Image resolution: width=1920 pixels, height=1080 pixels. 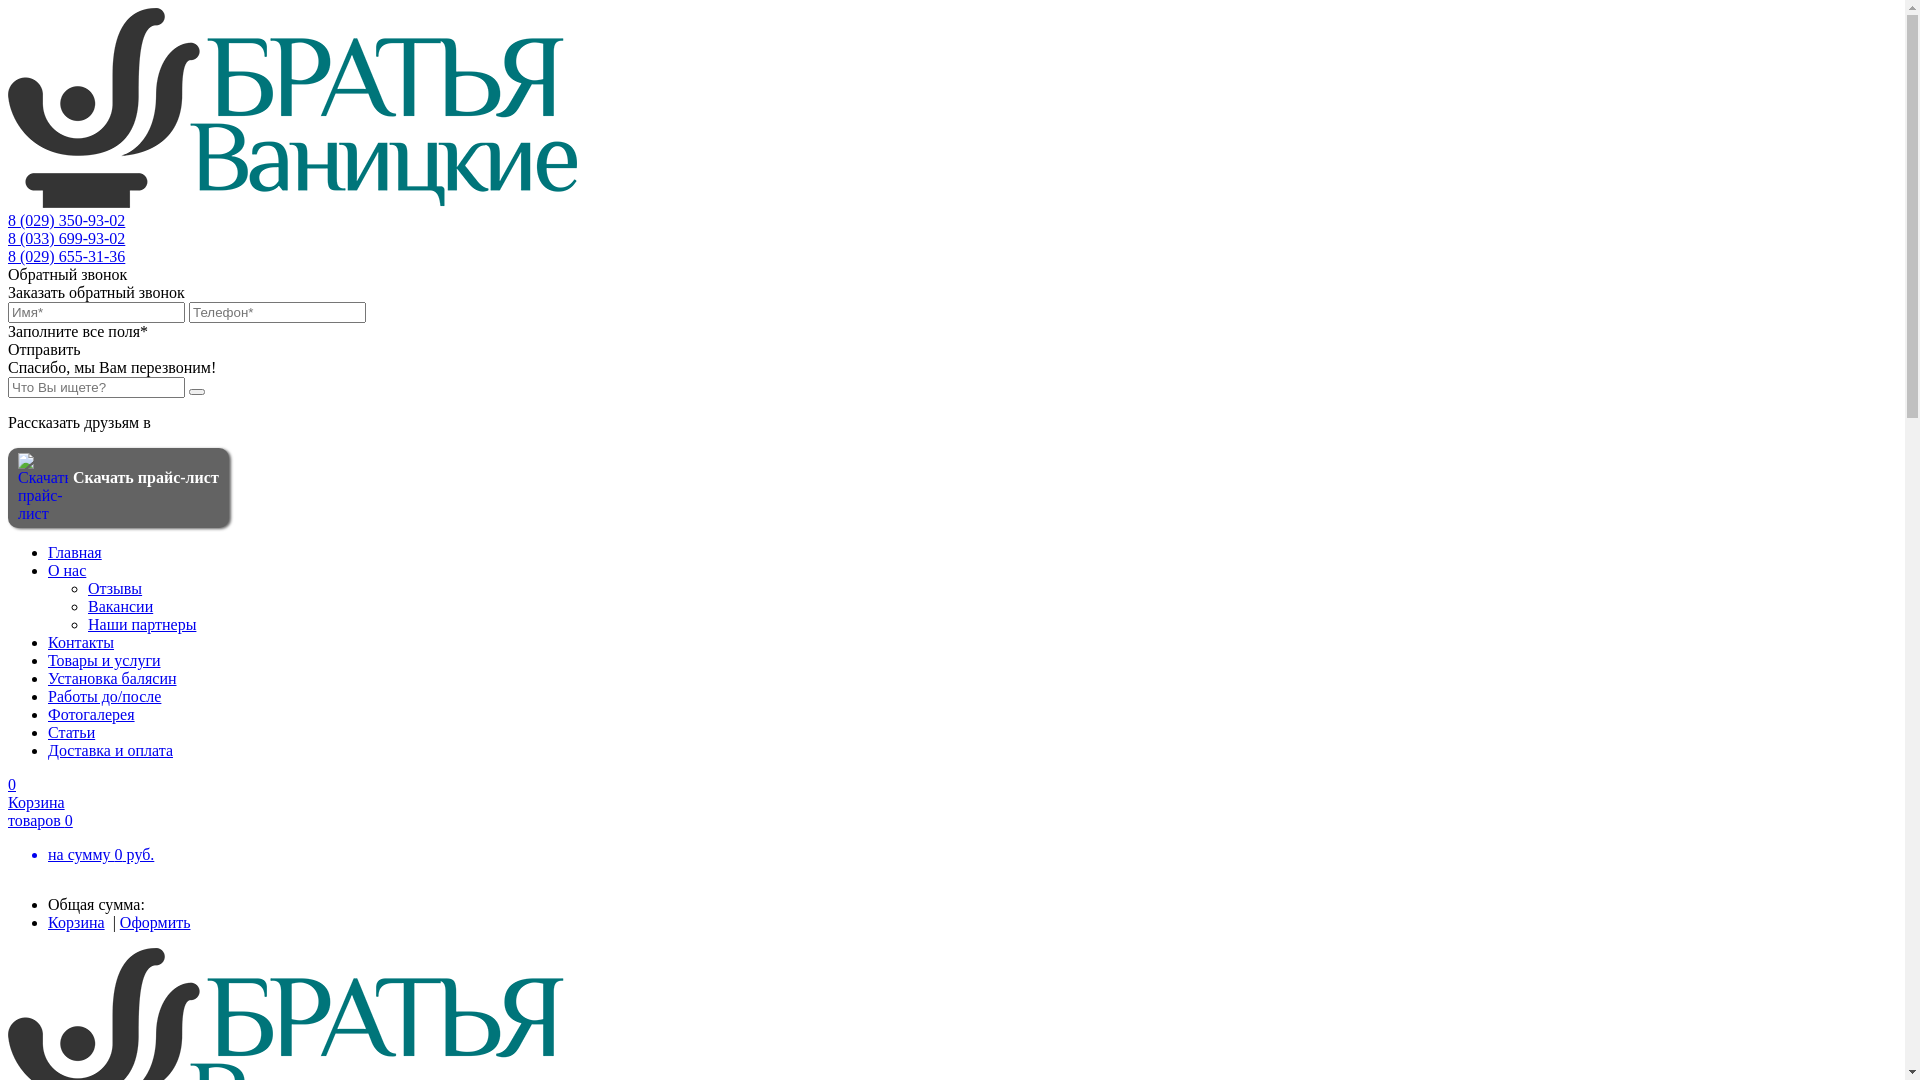 What do you see at coordinates (66, 220) in the screenshot?
I see `'8 (029) 350-93-02'` at bounding box center [66, 220].